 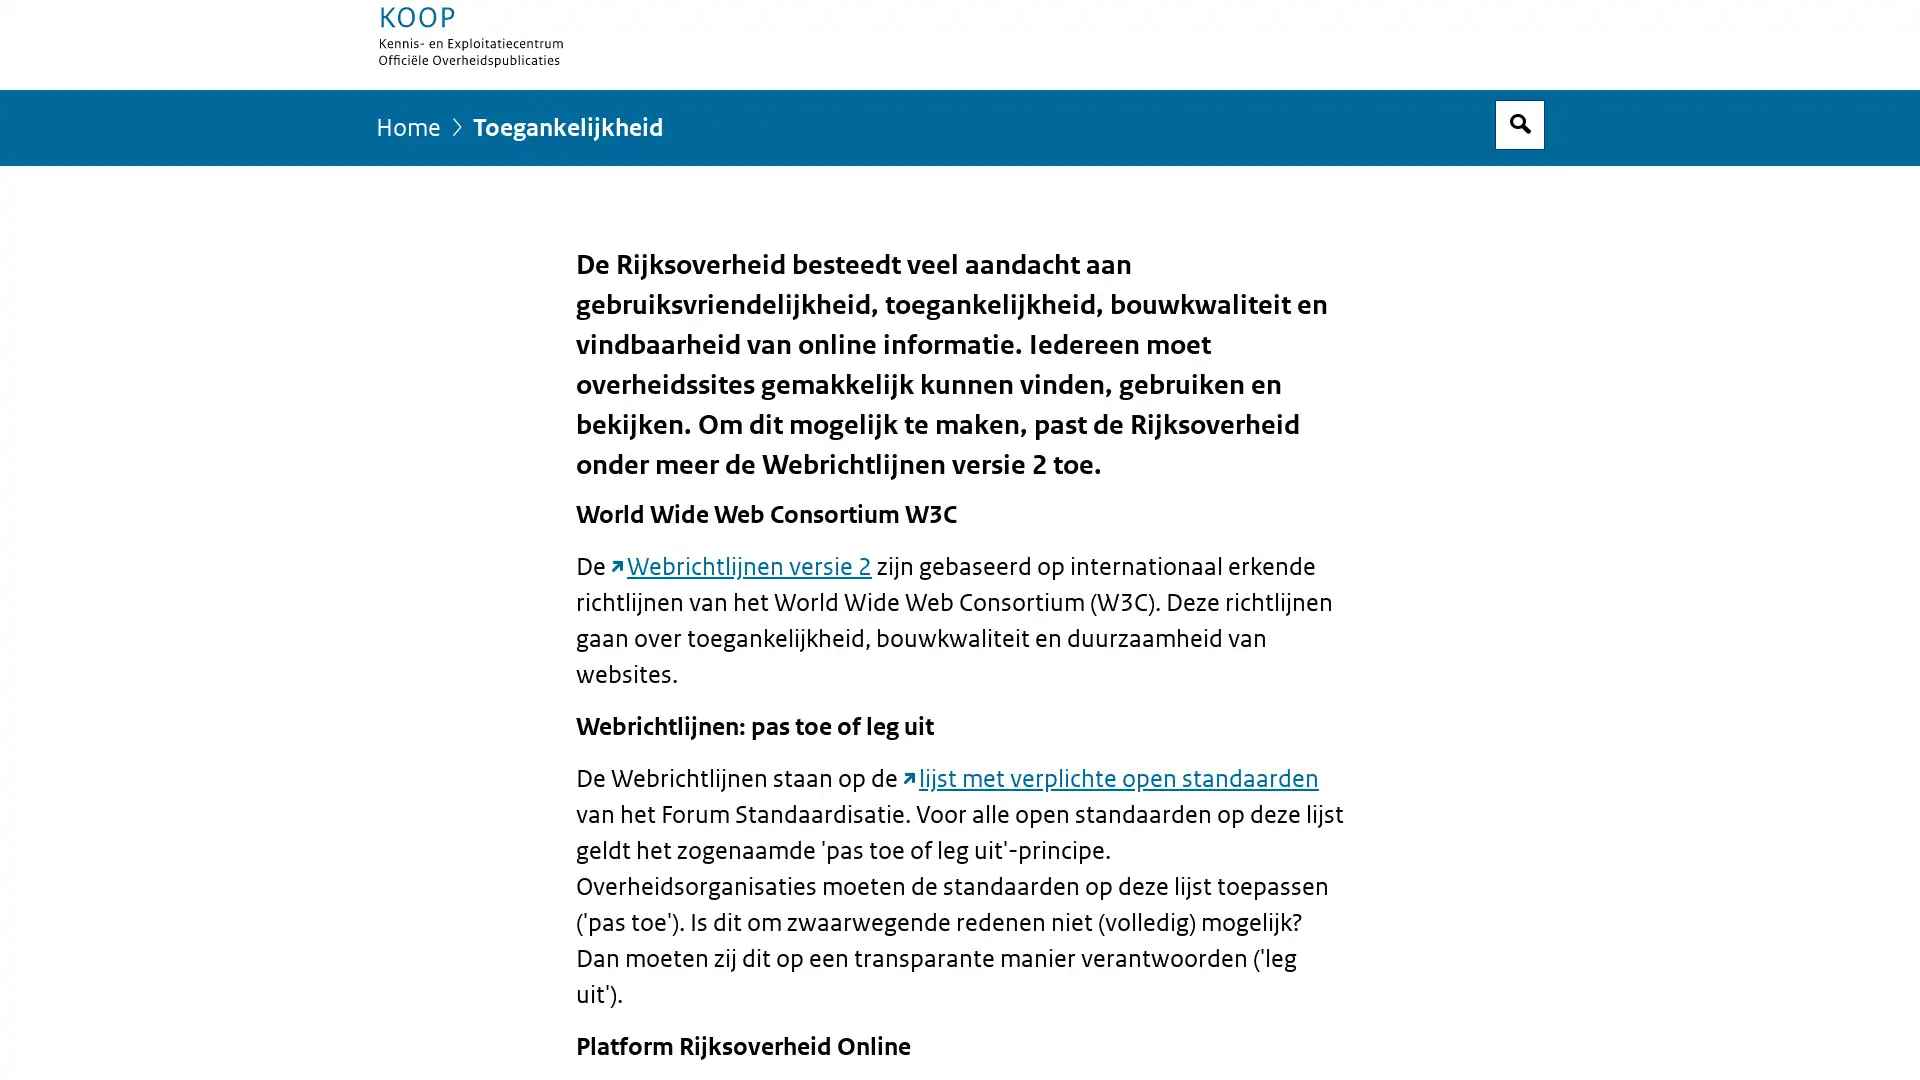 What do you see at coordinates (1520, 124) in the screenshot?
I see `Open zoekveld` at bounding box center [1520, 124].